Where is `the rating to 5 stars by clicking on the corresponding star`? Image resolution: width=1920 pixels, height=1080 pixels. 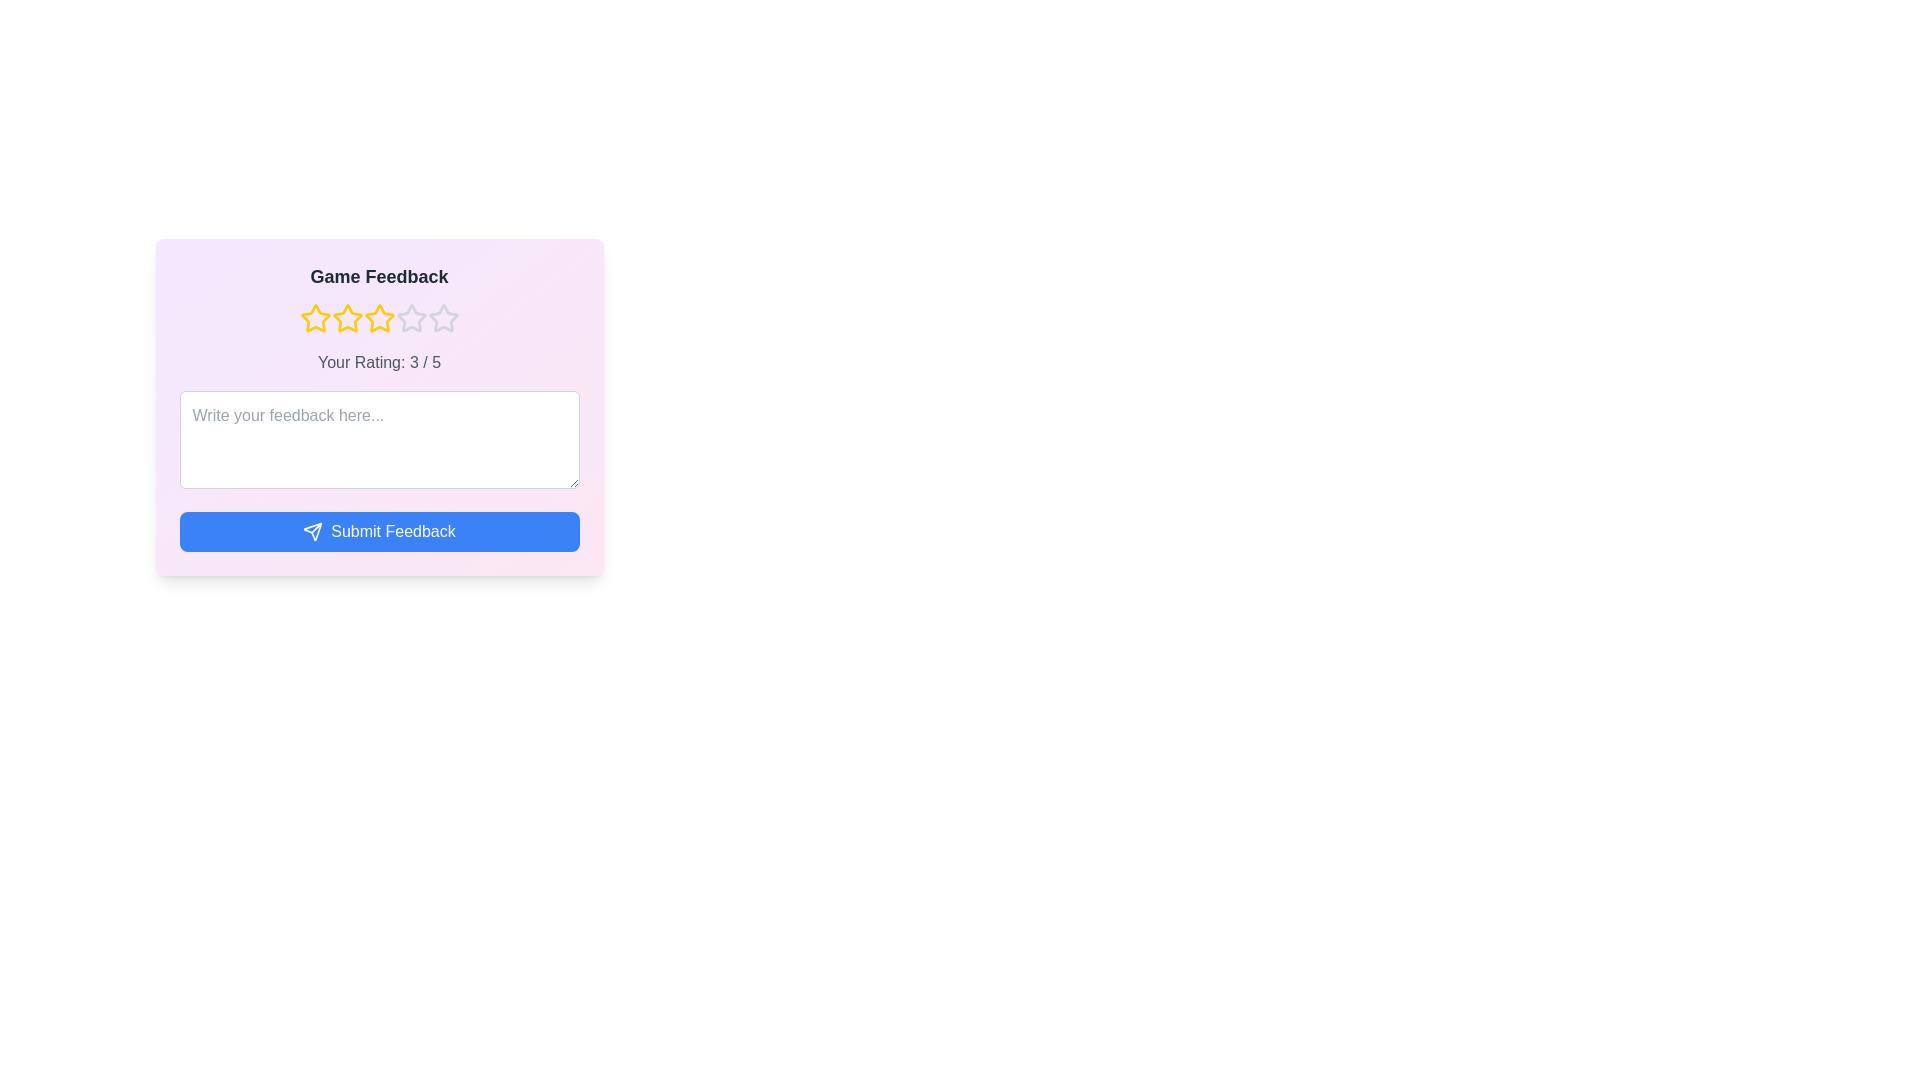 the rating to 5 stars by clicking on the corresponding star is located at coordinates (442, 318).